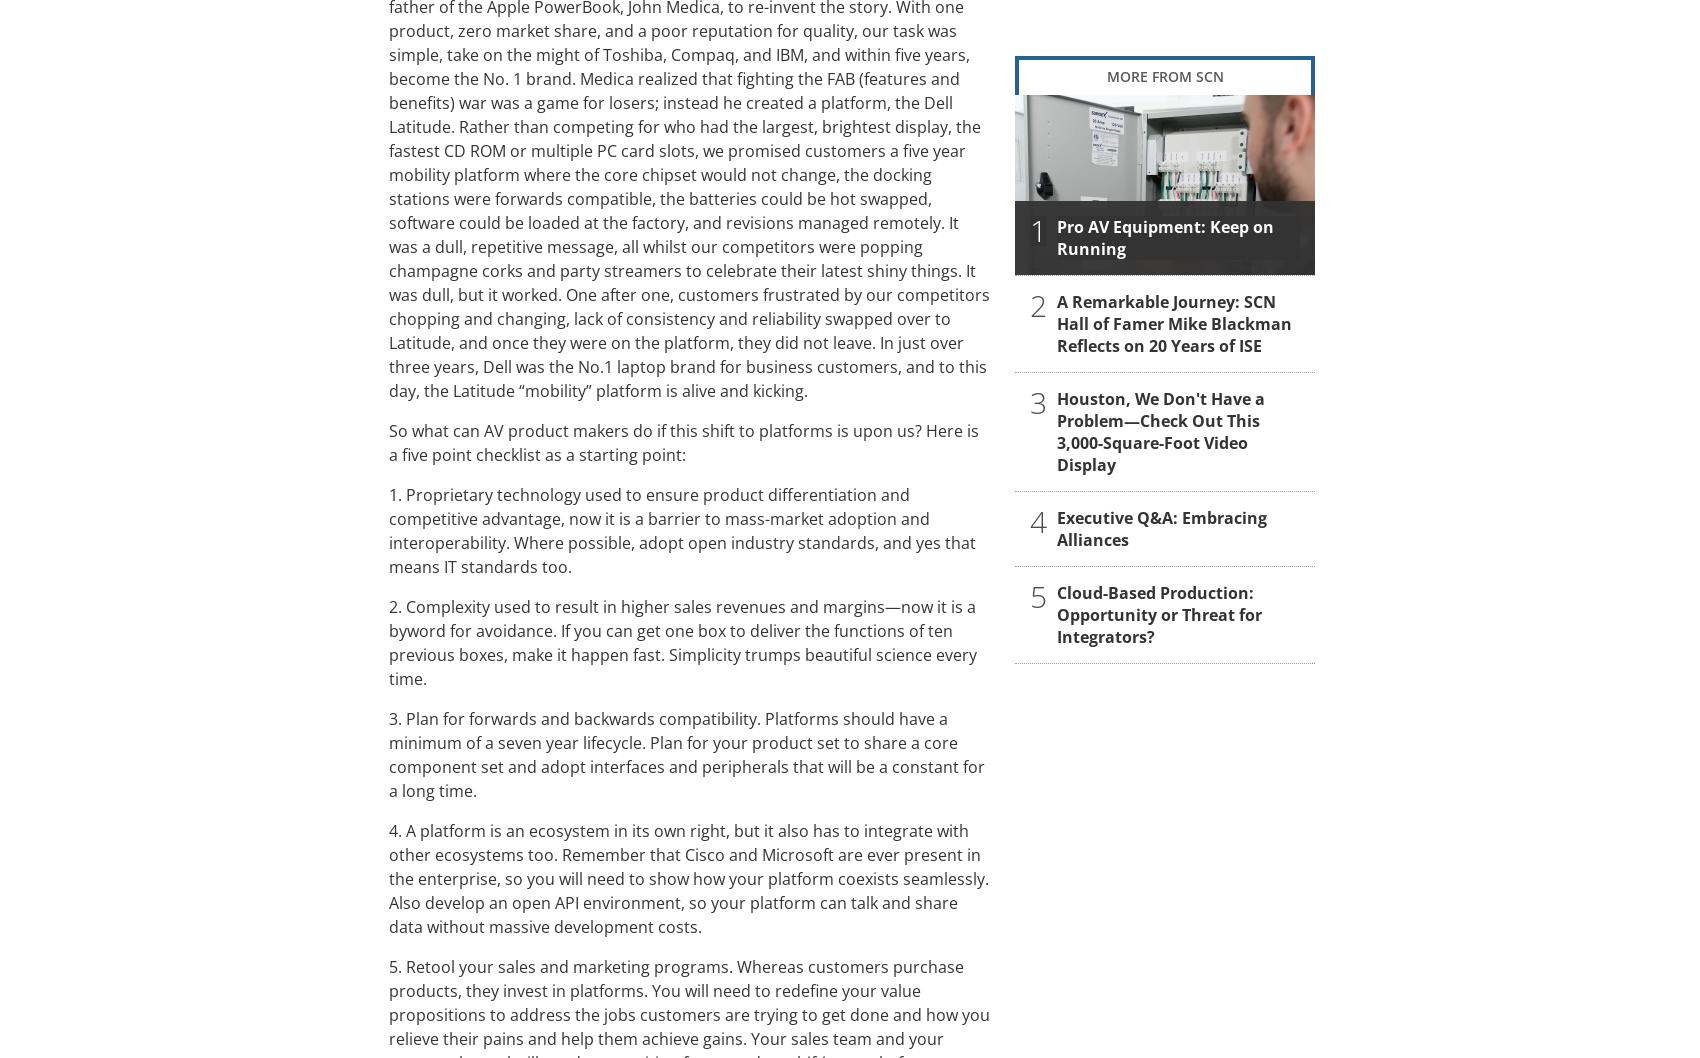  I want to click on '4. A platform is an ecosystem in its own right, but it also has to integrate with other ecosystems too. Remember that Cisco and Microsoft are ever present in the enterprise, so you will need to show how your platform coexists seamlessly. Also develop an open API environment, so your platform can talk and share data without massive development costs.', so click(387, 877).